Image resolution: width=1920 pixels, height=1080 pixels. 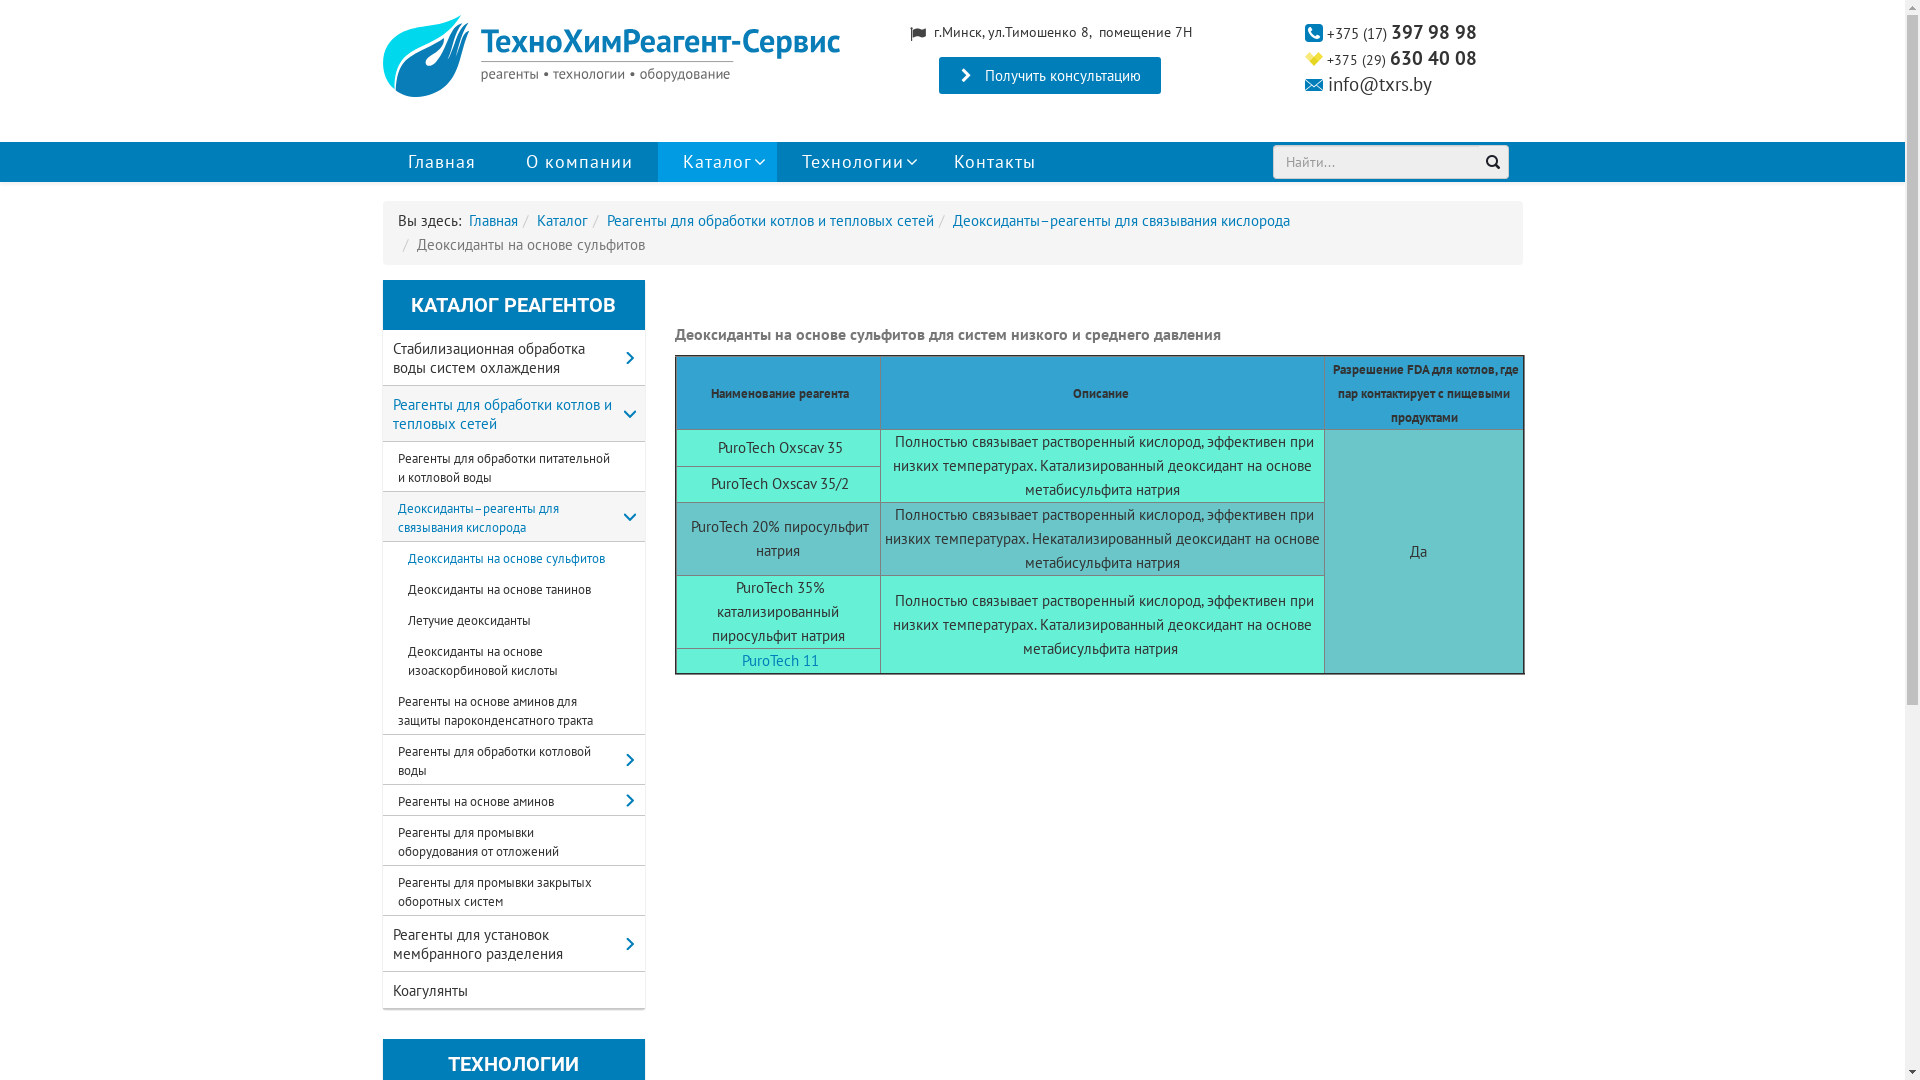 I want to click on ' PuroTech 11', so click(x=777, y=660).